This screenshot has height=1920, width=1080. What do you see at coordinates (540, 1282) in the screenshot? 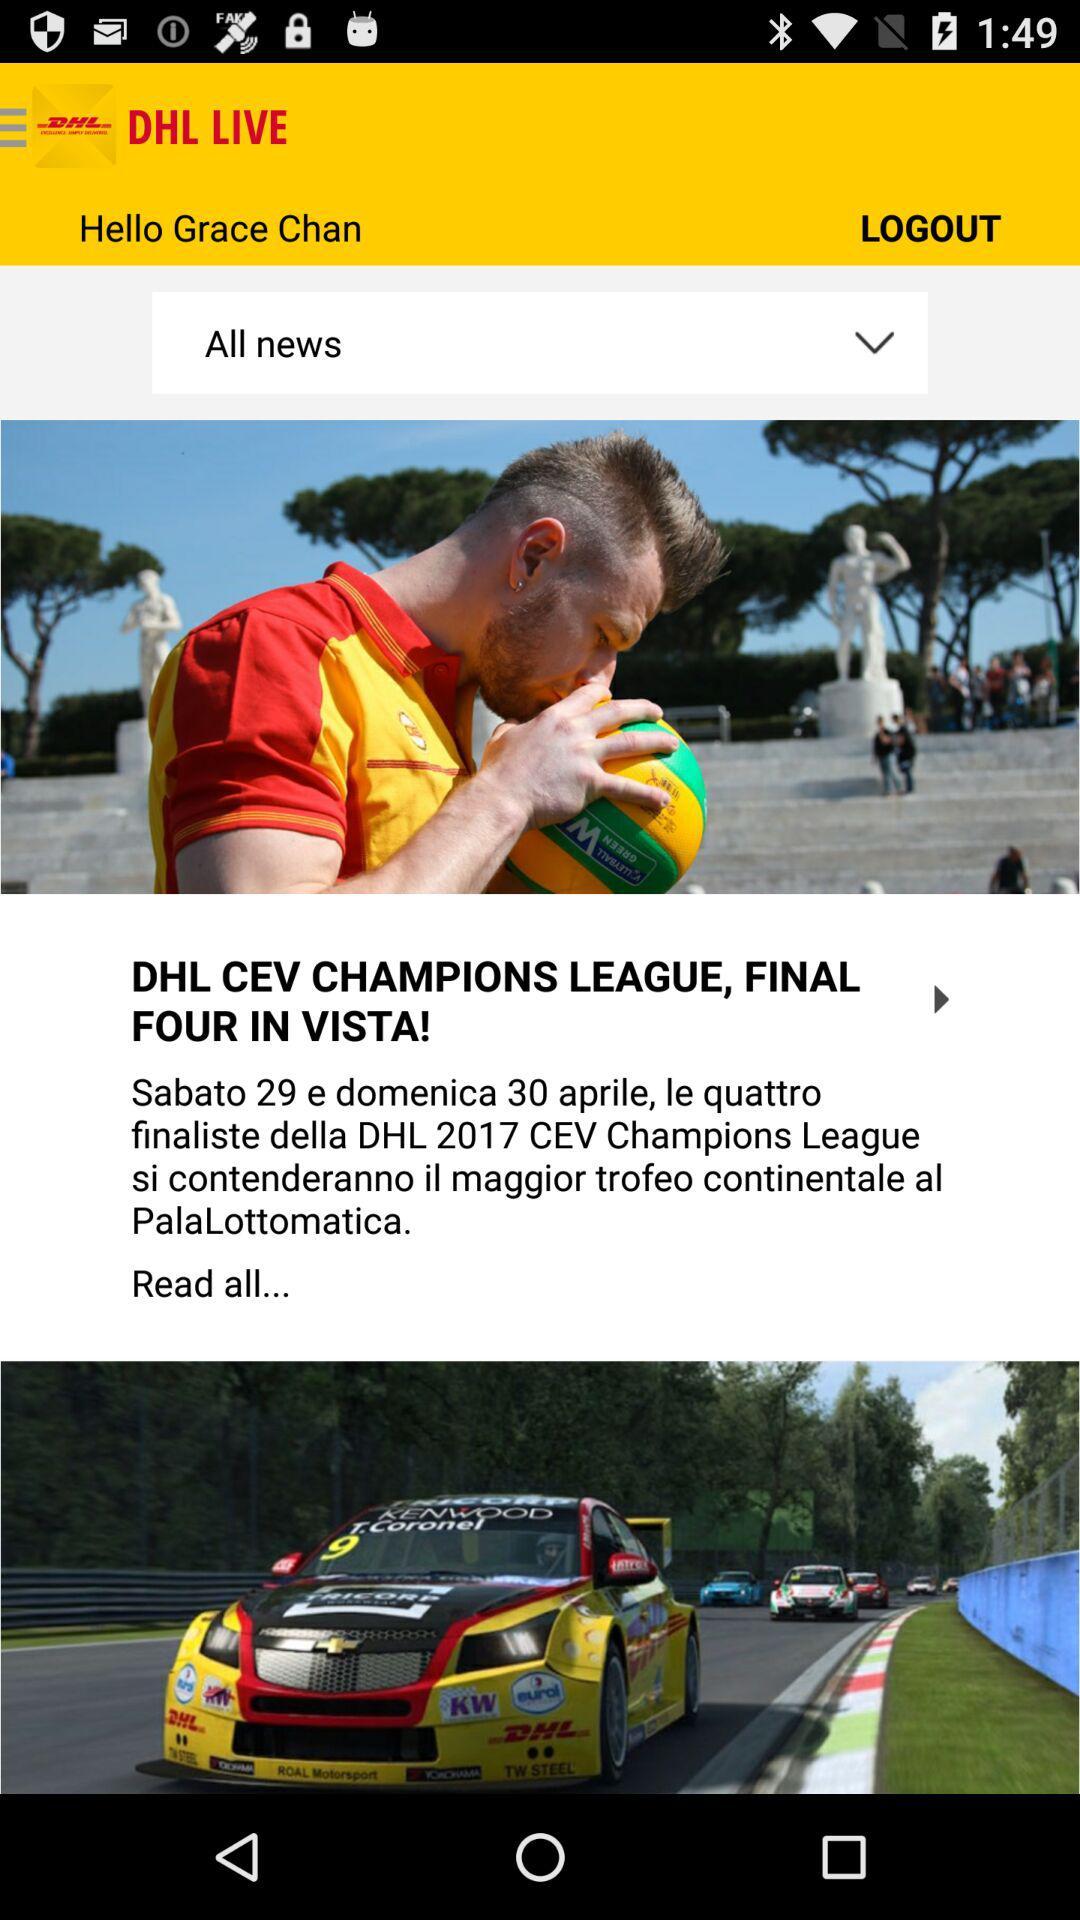
I see `the item below the sabato 29 e` at bounding box center [540, 1282].